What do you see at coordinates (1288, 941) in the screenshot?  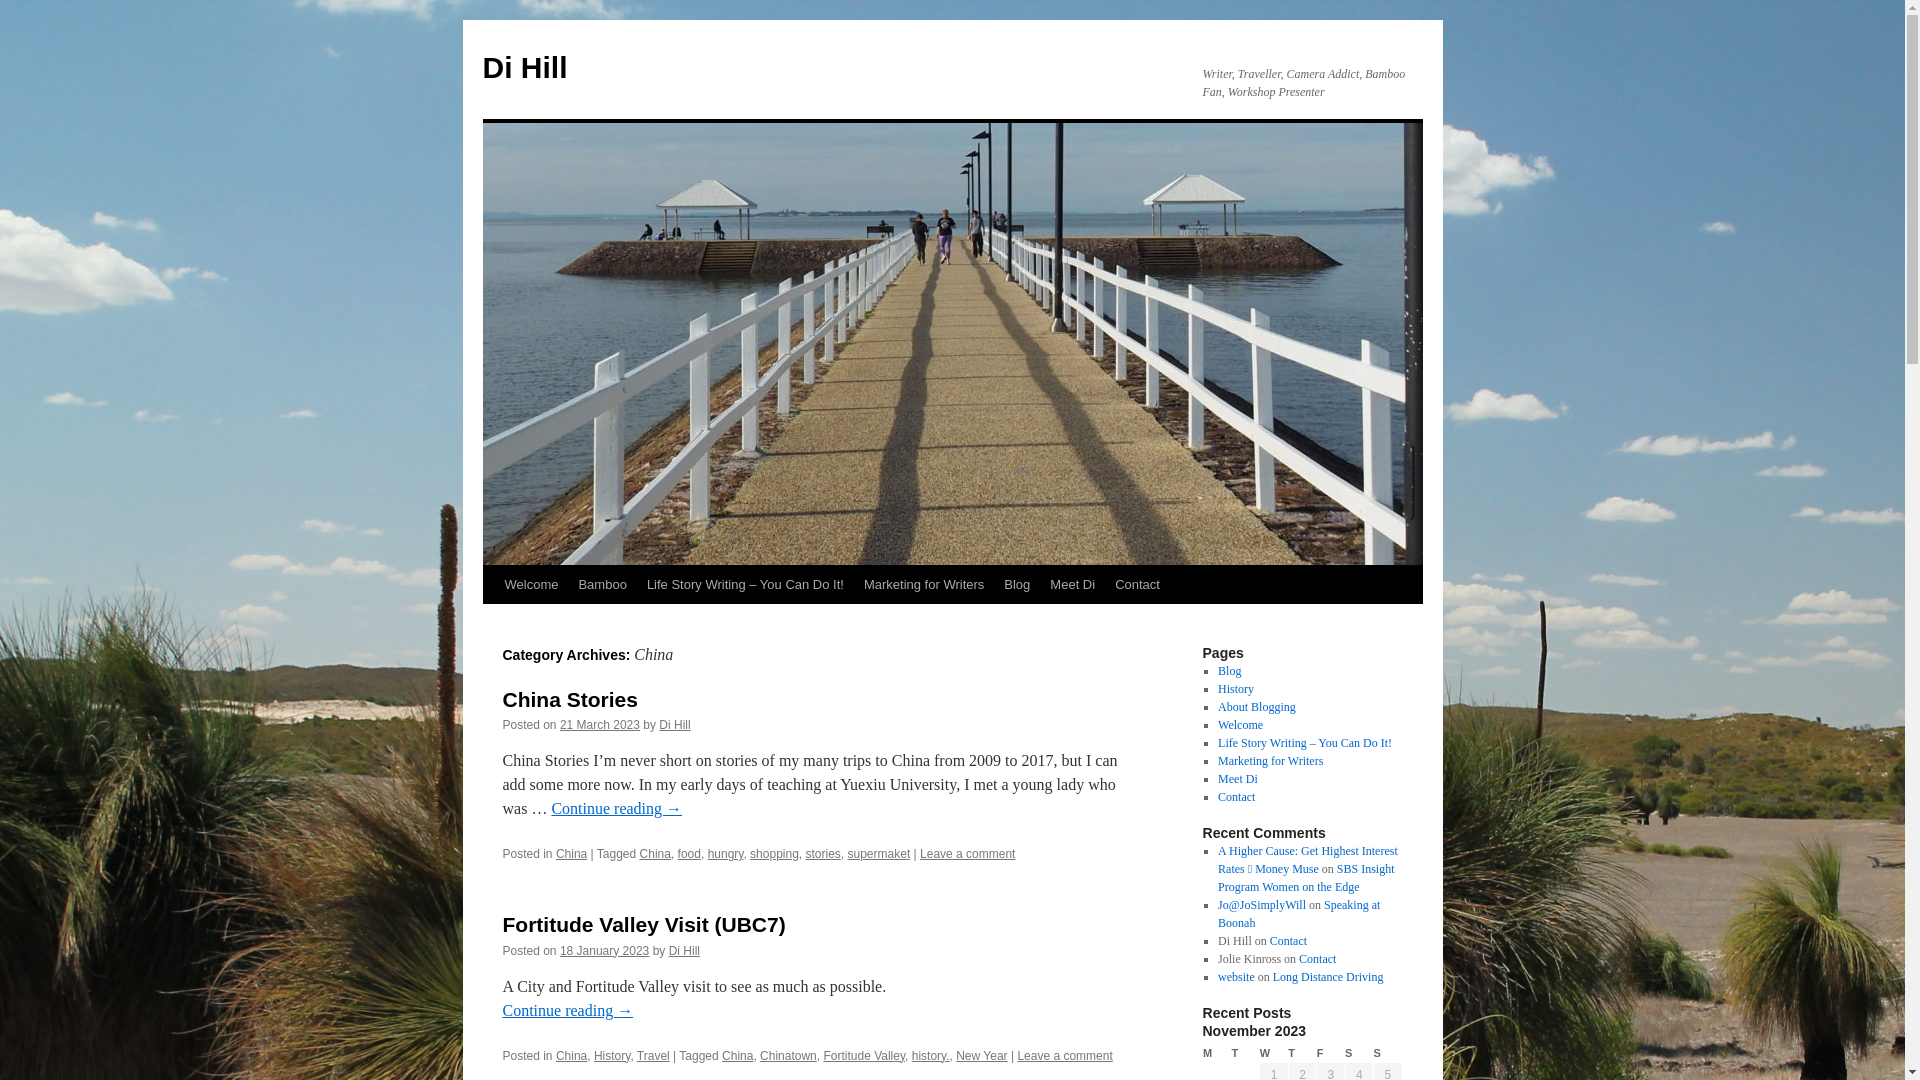 I see `'Contact'` at bounding box center [1288, 941].